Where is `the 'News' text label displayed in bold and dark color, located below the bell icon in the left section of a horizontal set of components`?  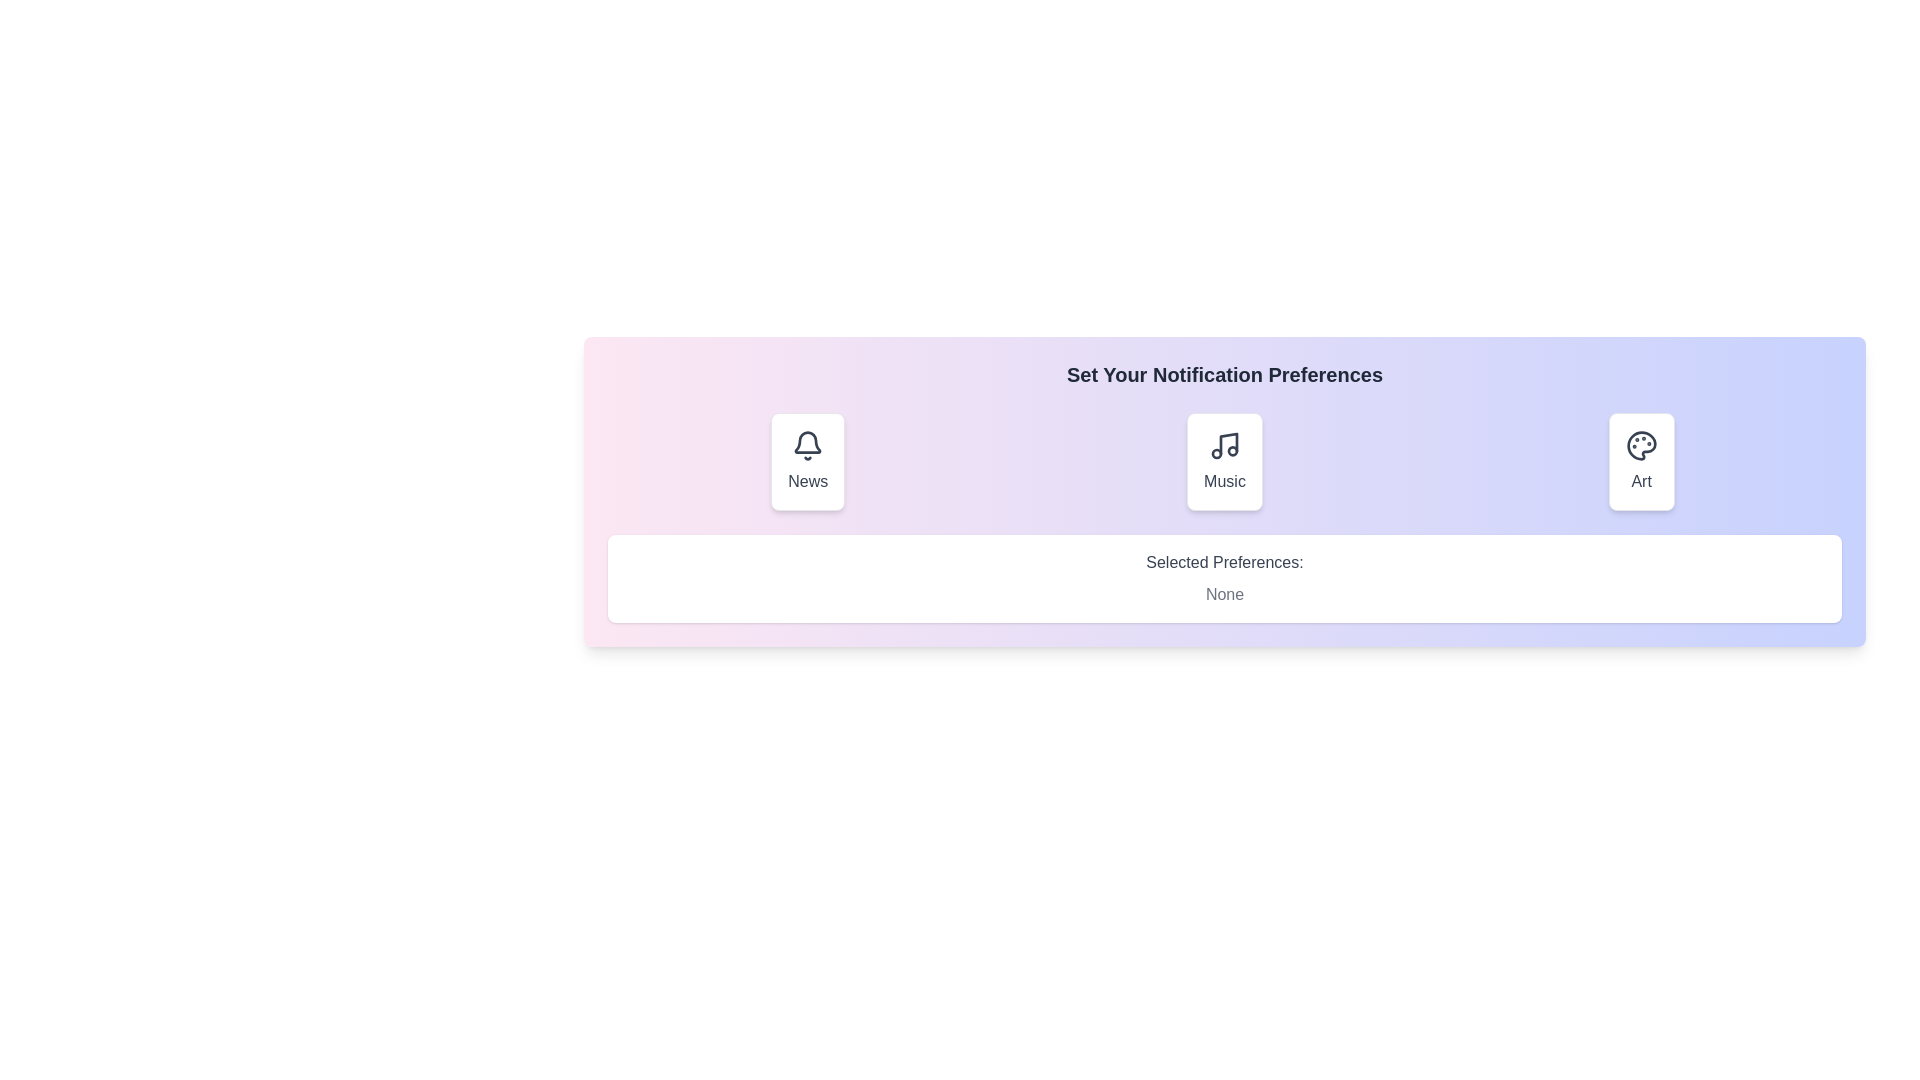 the 'News' text label displayed in bold and dark color, located below the bell icon in the left section of a horizontal set of components is located at coordinates (807, 482).